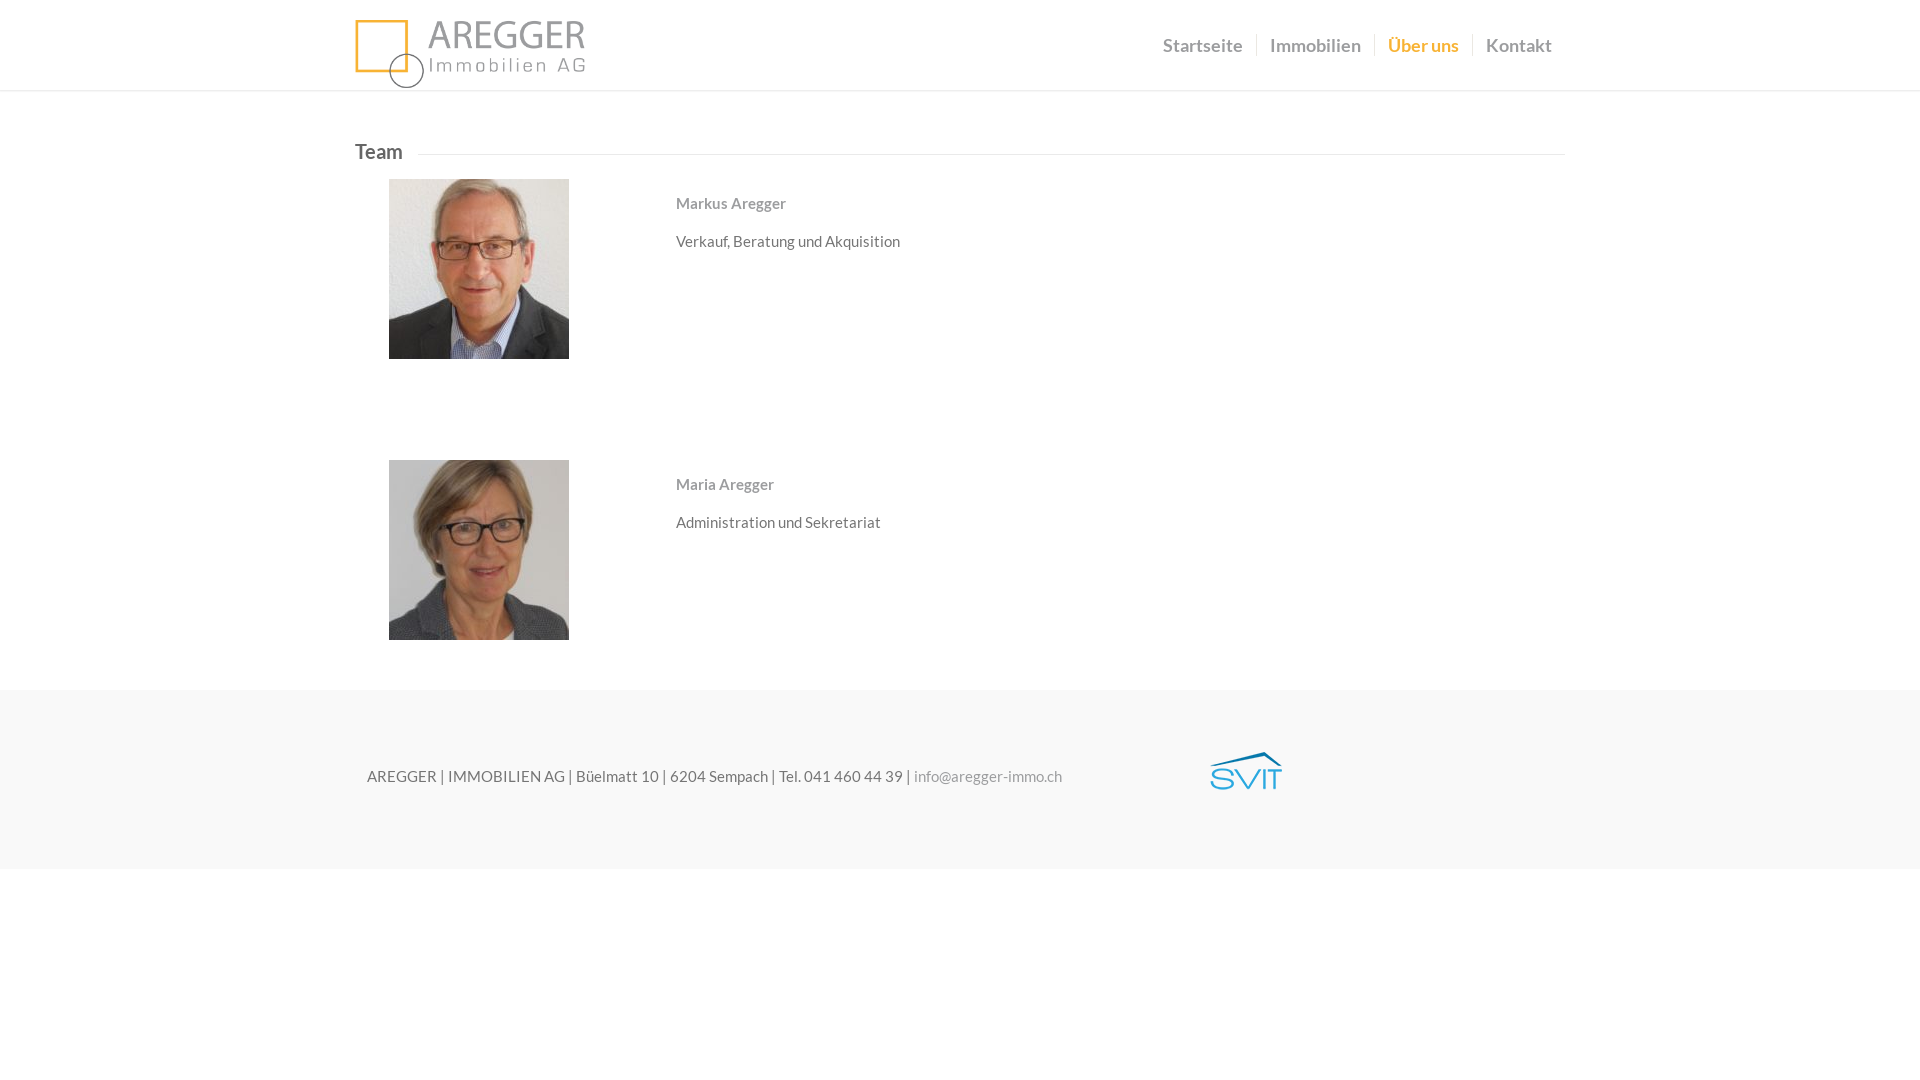 The height and width of the screenshot is (1080, 1920). What do you see at coordinates (1202, 45) in the screenshot?
I see `'Startseite'` at bounding box center [1202, 45].